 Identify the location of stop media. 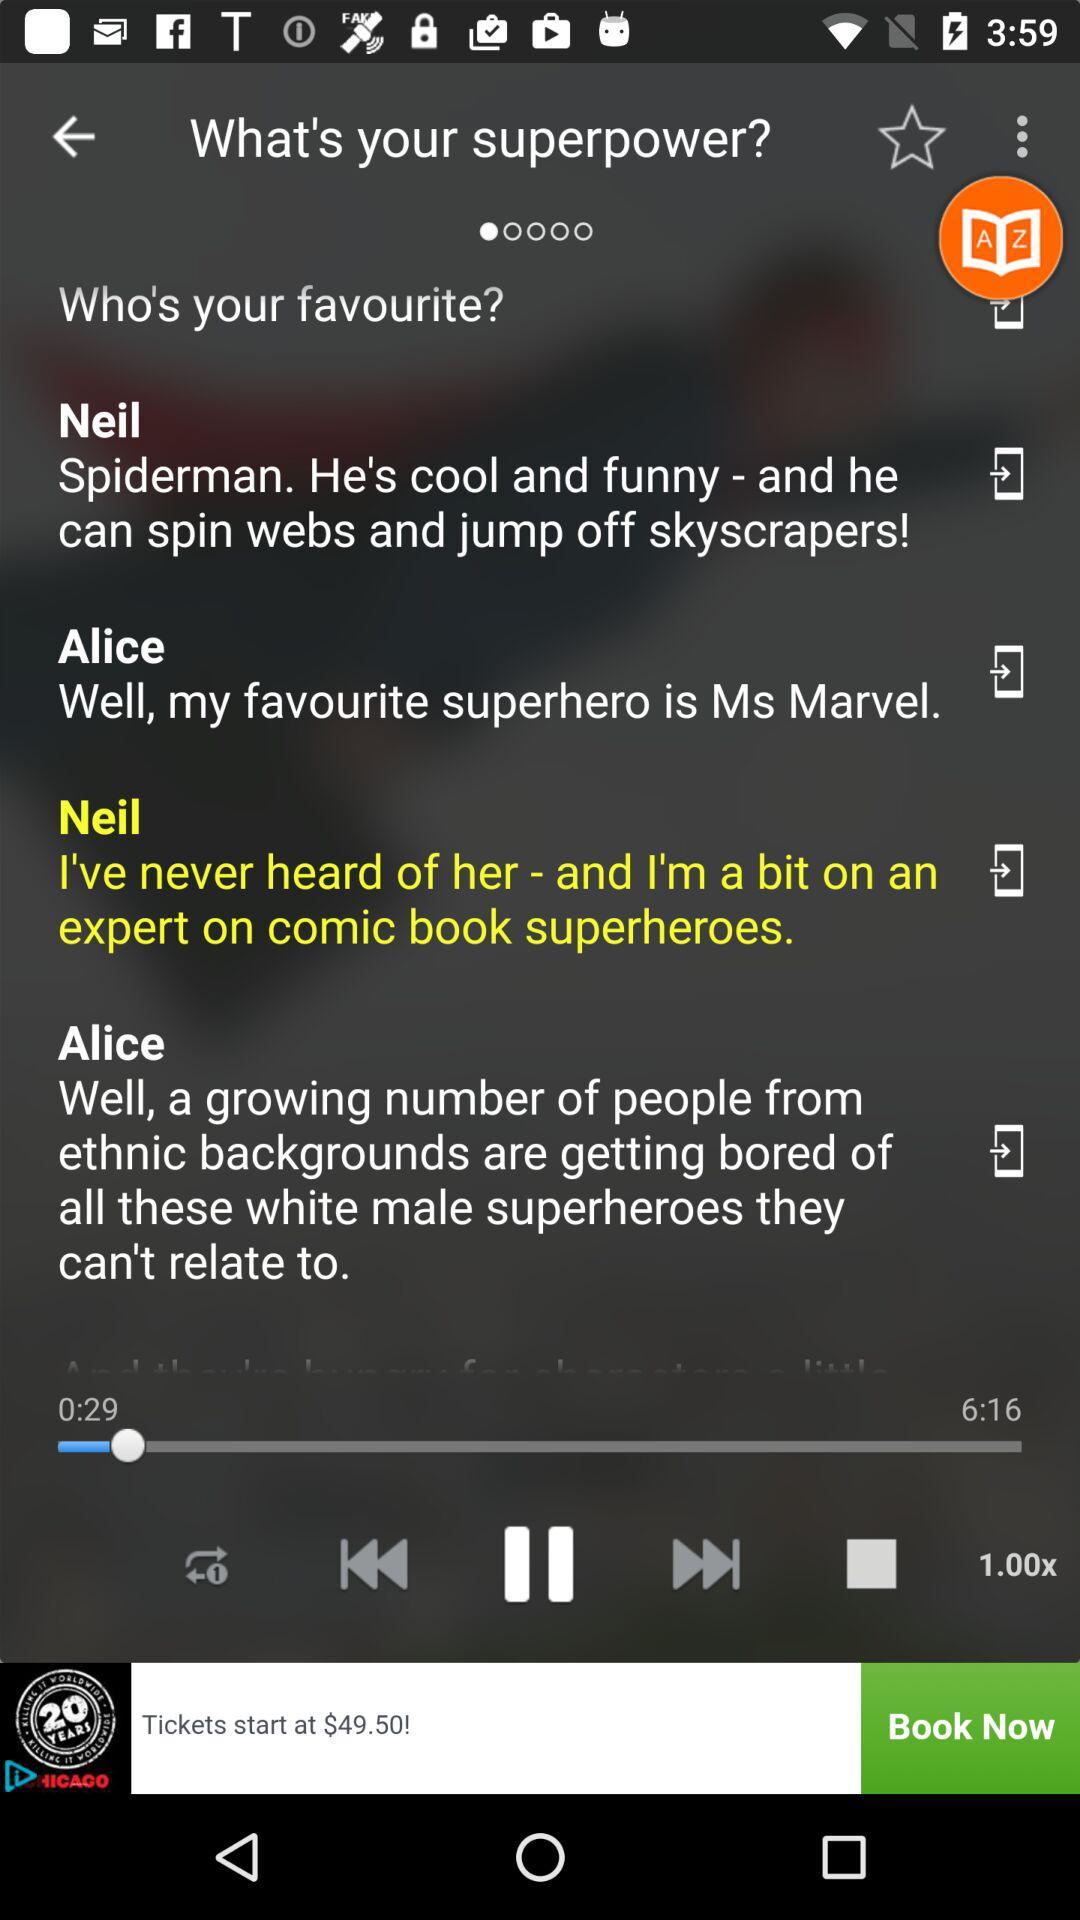
(870, 1562).